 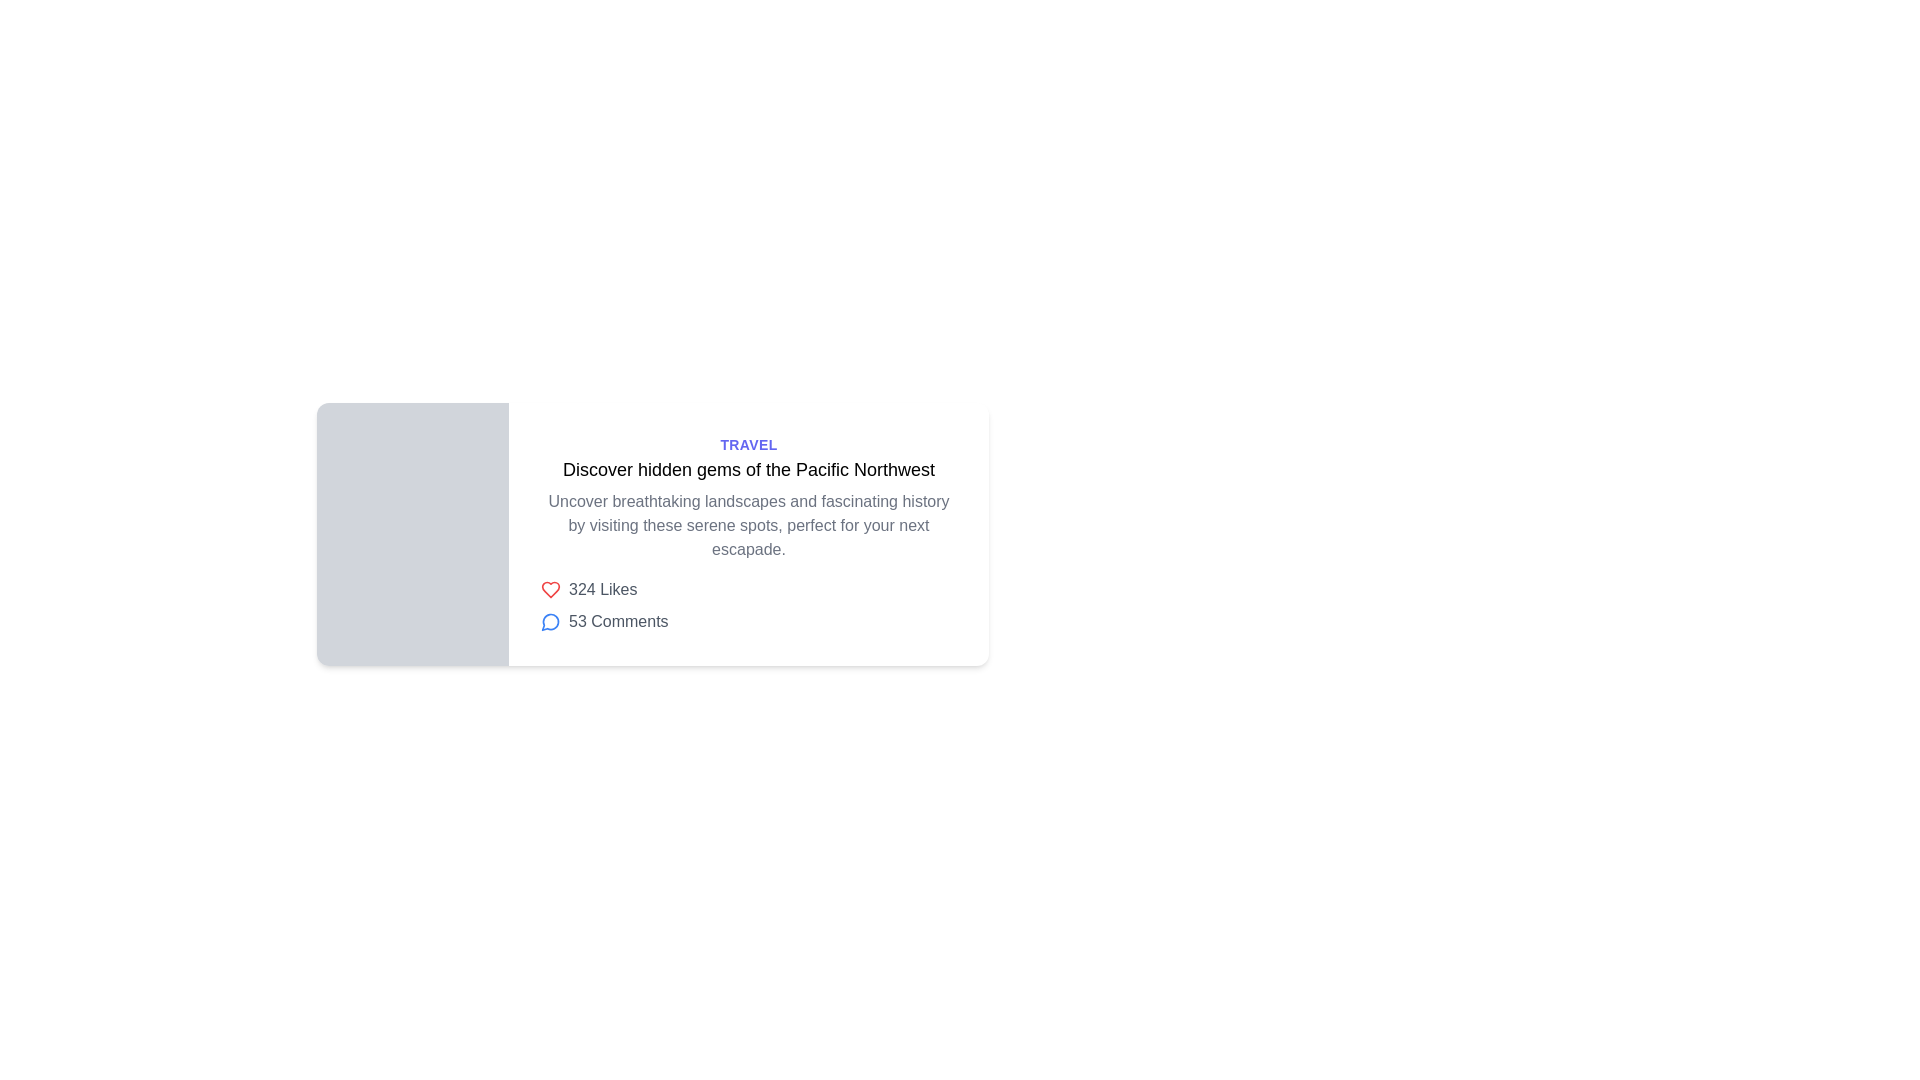 What do you see at coordinates (747, 604) in the screenshot?
I see `textual information element displaying user engagement statistics, which is located below the descriptive text within a content card, to gather further details` at bounding box center [747, 604].